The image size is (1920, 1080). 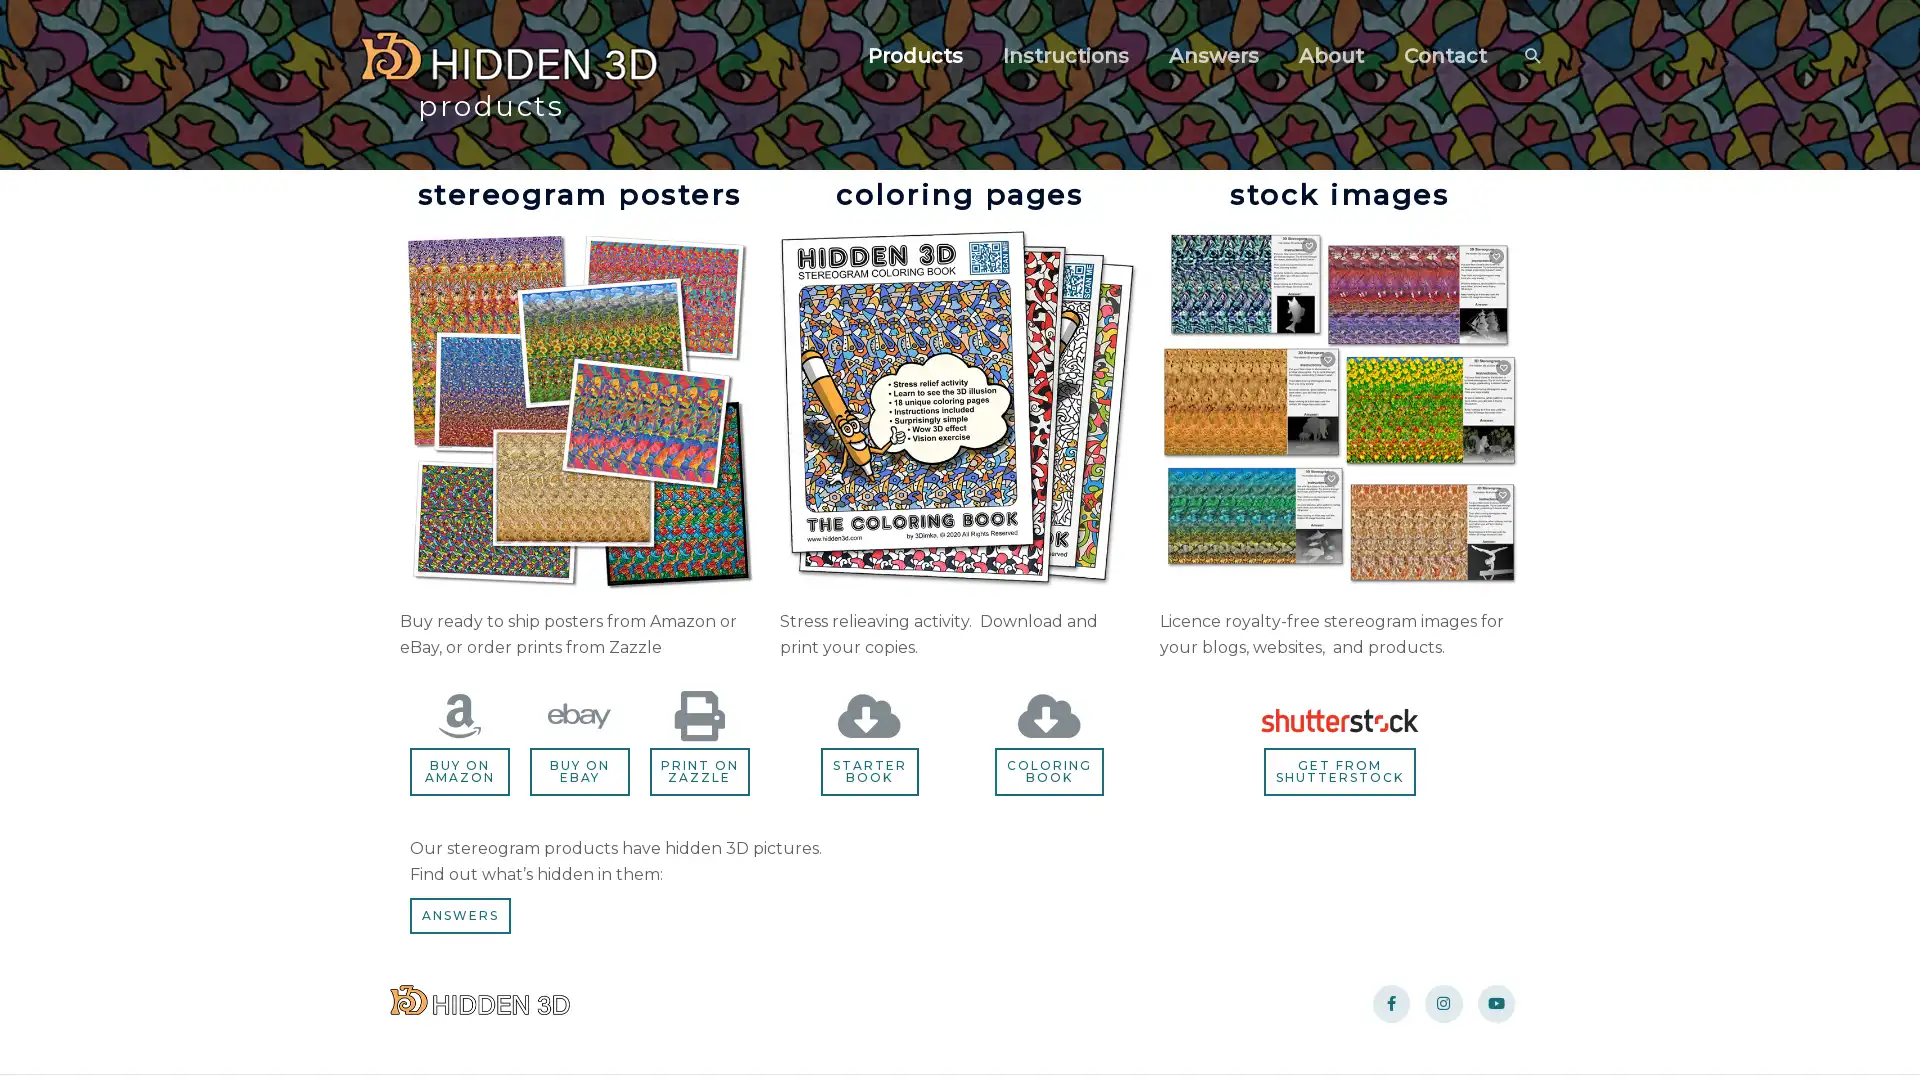 I want to click on ANSWERS, so click(x=459, y=915).